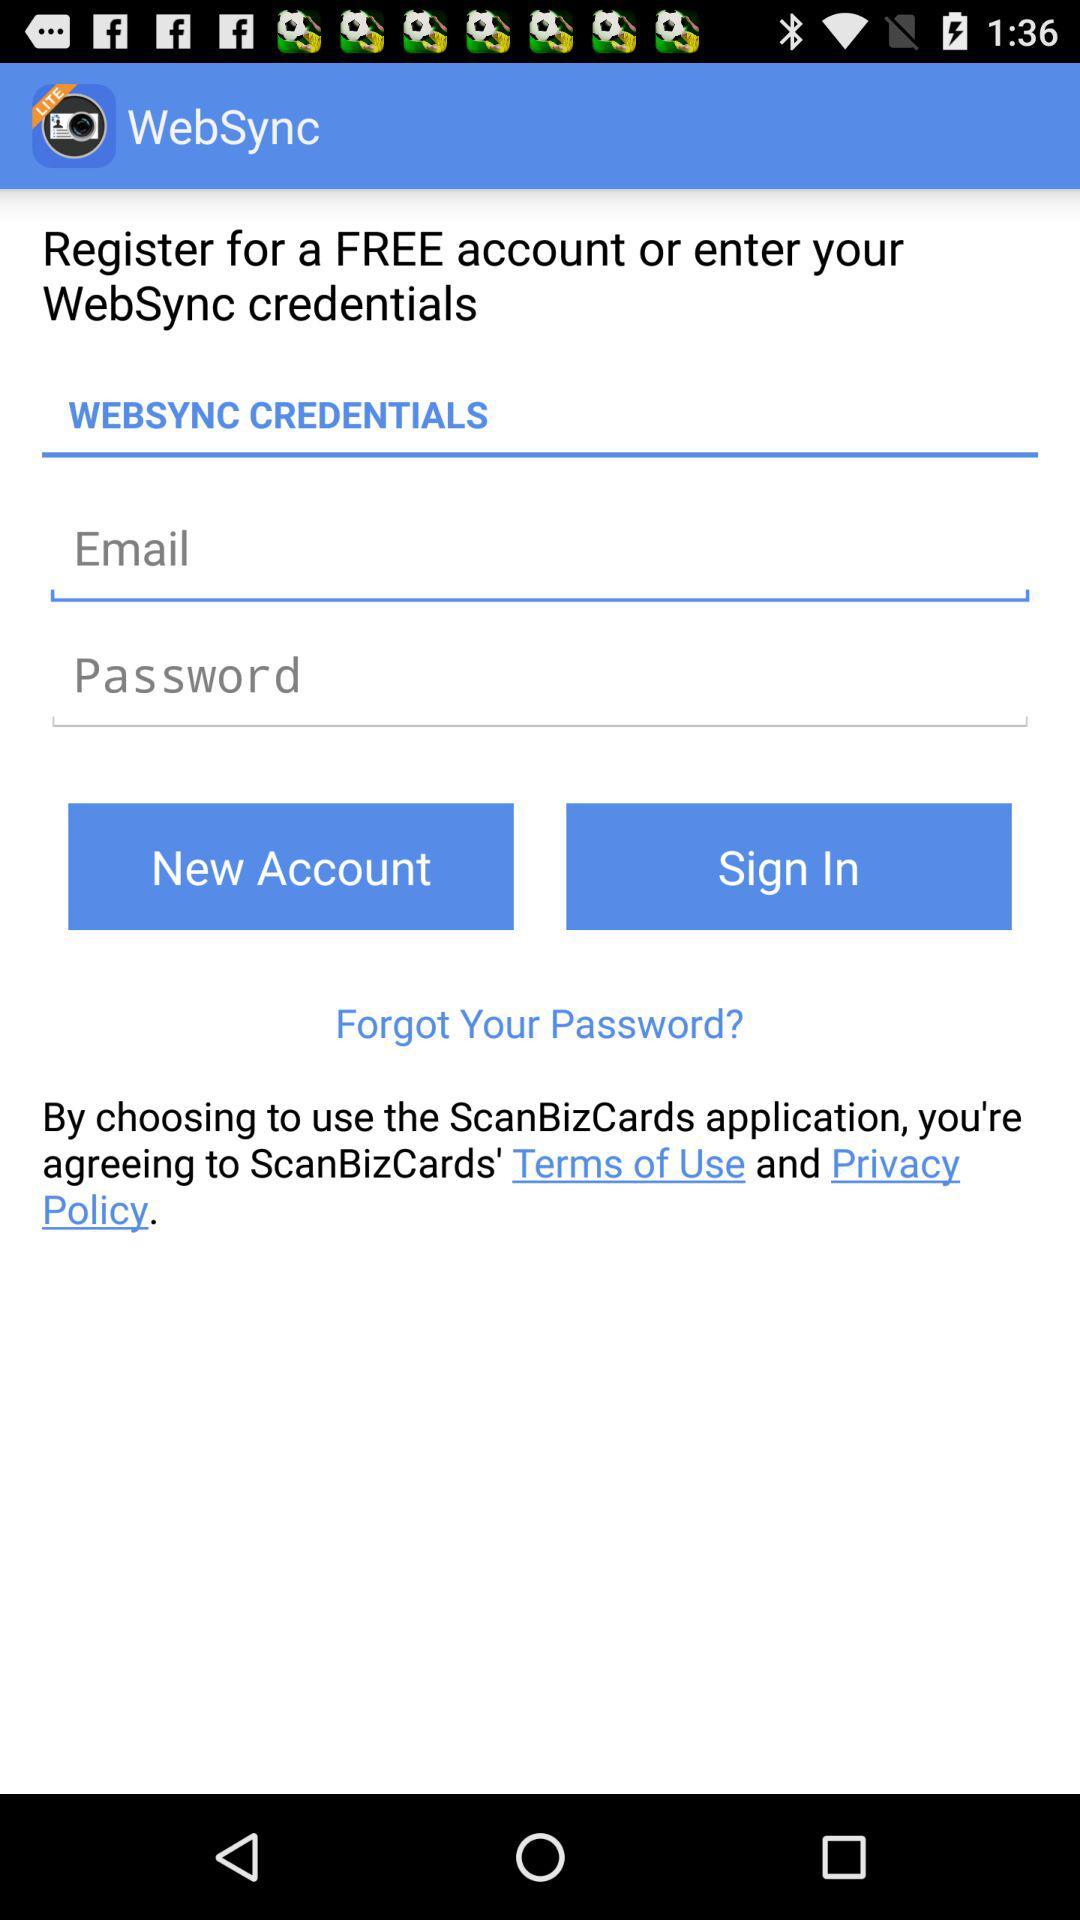 The height and width of the screenshot is (1920, 1080). Describe the element at coordinates (290, 866) in the screenshot. I see `icon next to sign in` at that location.